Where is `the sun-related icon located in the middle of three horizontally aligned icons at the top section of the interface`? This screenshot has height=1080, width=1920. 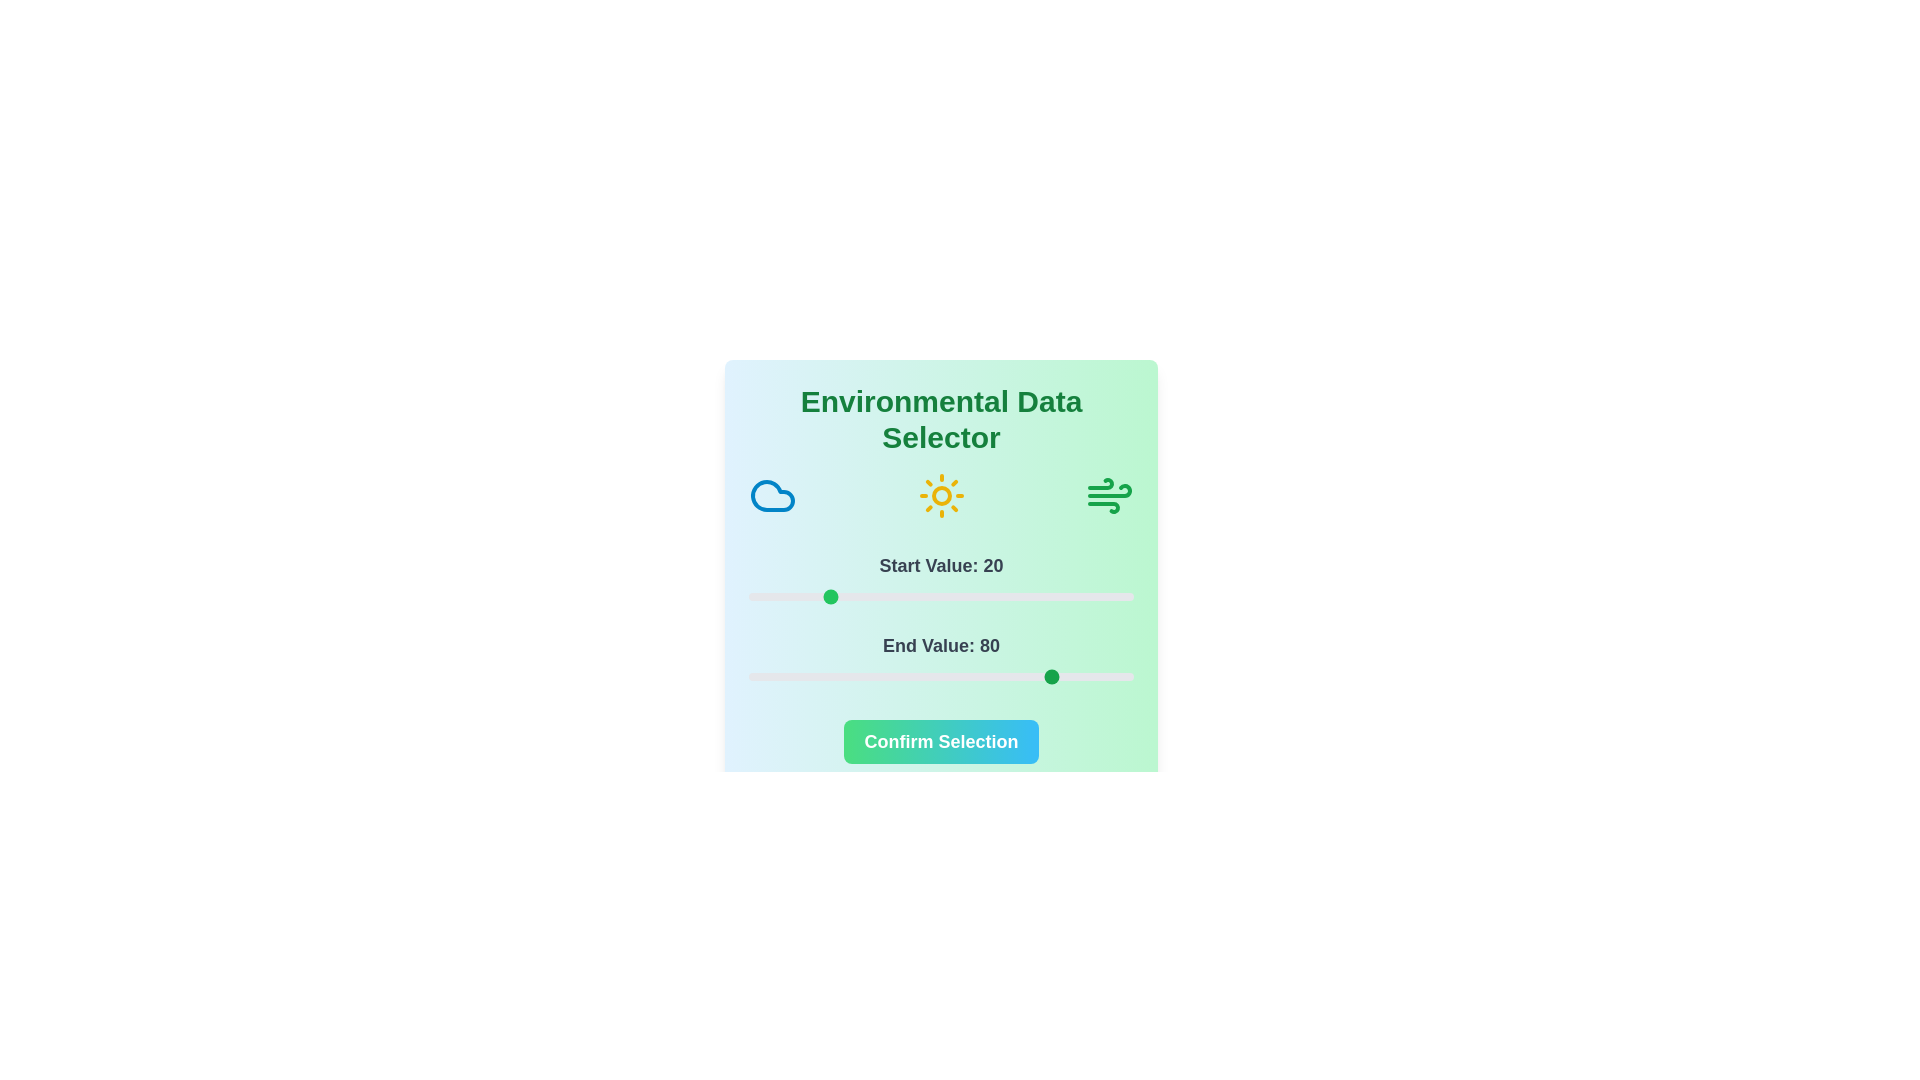
the sun-related icon located in the middle of three horizontally aligned icons at the top section of the interface is located at coordinates (940, 495).